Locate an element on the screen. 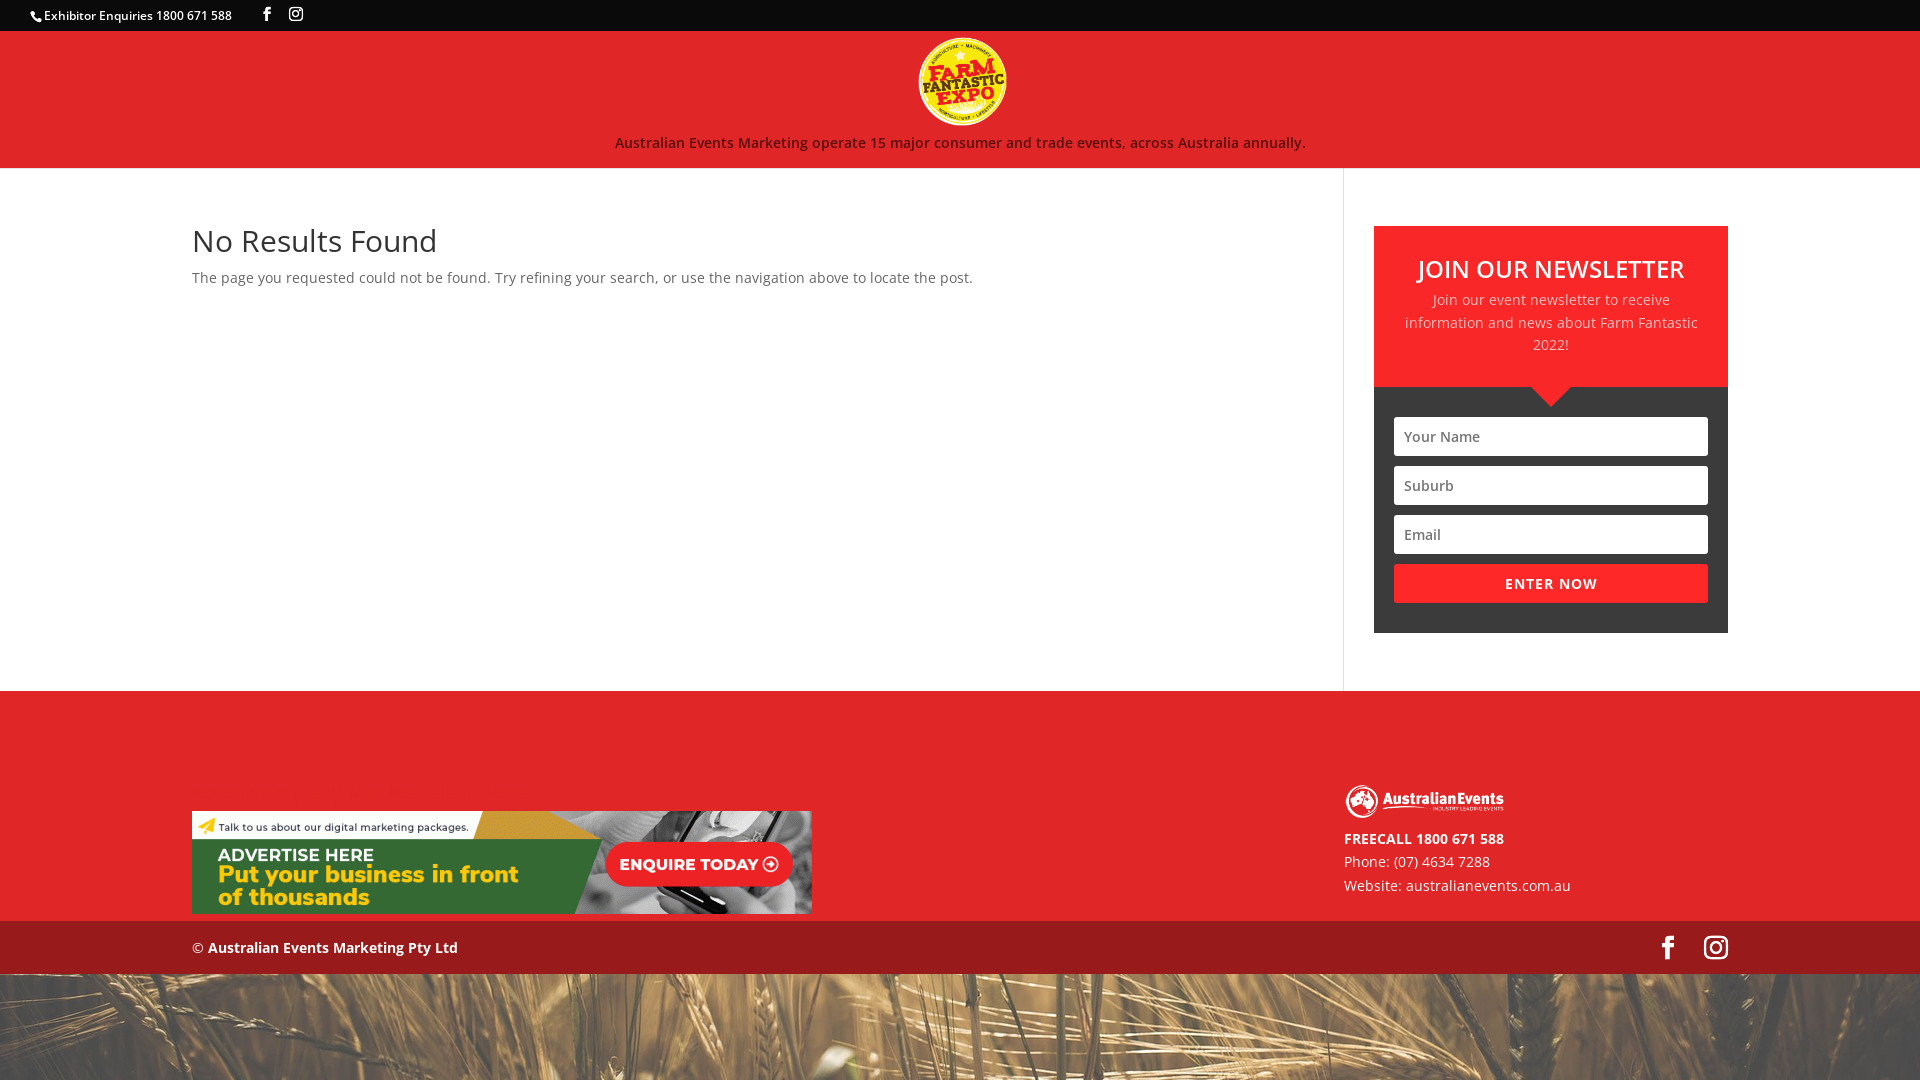 Image resolution: width=1920 pixels, height=1080 pixels. 'australianevents.com.au' is located at coordinates (1488, 884).